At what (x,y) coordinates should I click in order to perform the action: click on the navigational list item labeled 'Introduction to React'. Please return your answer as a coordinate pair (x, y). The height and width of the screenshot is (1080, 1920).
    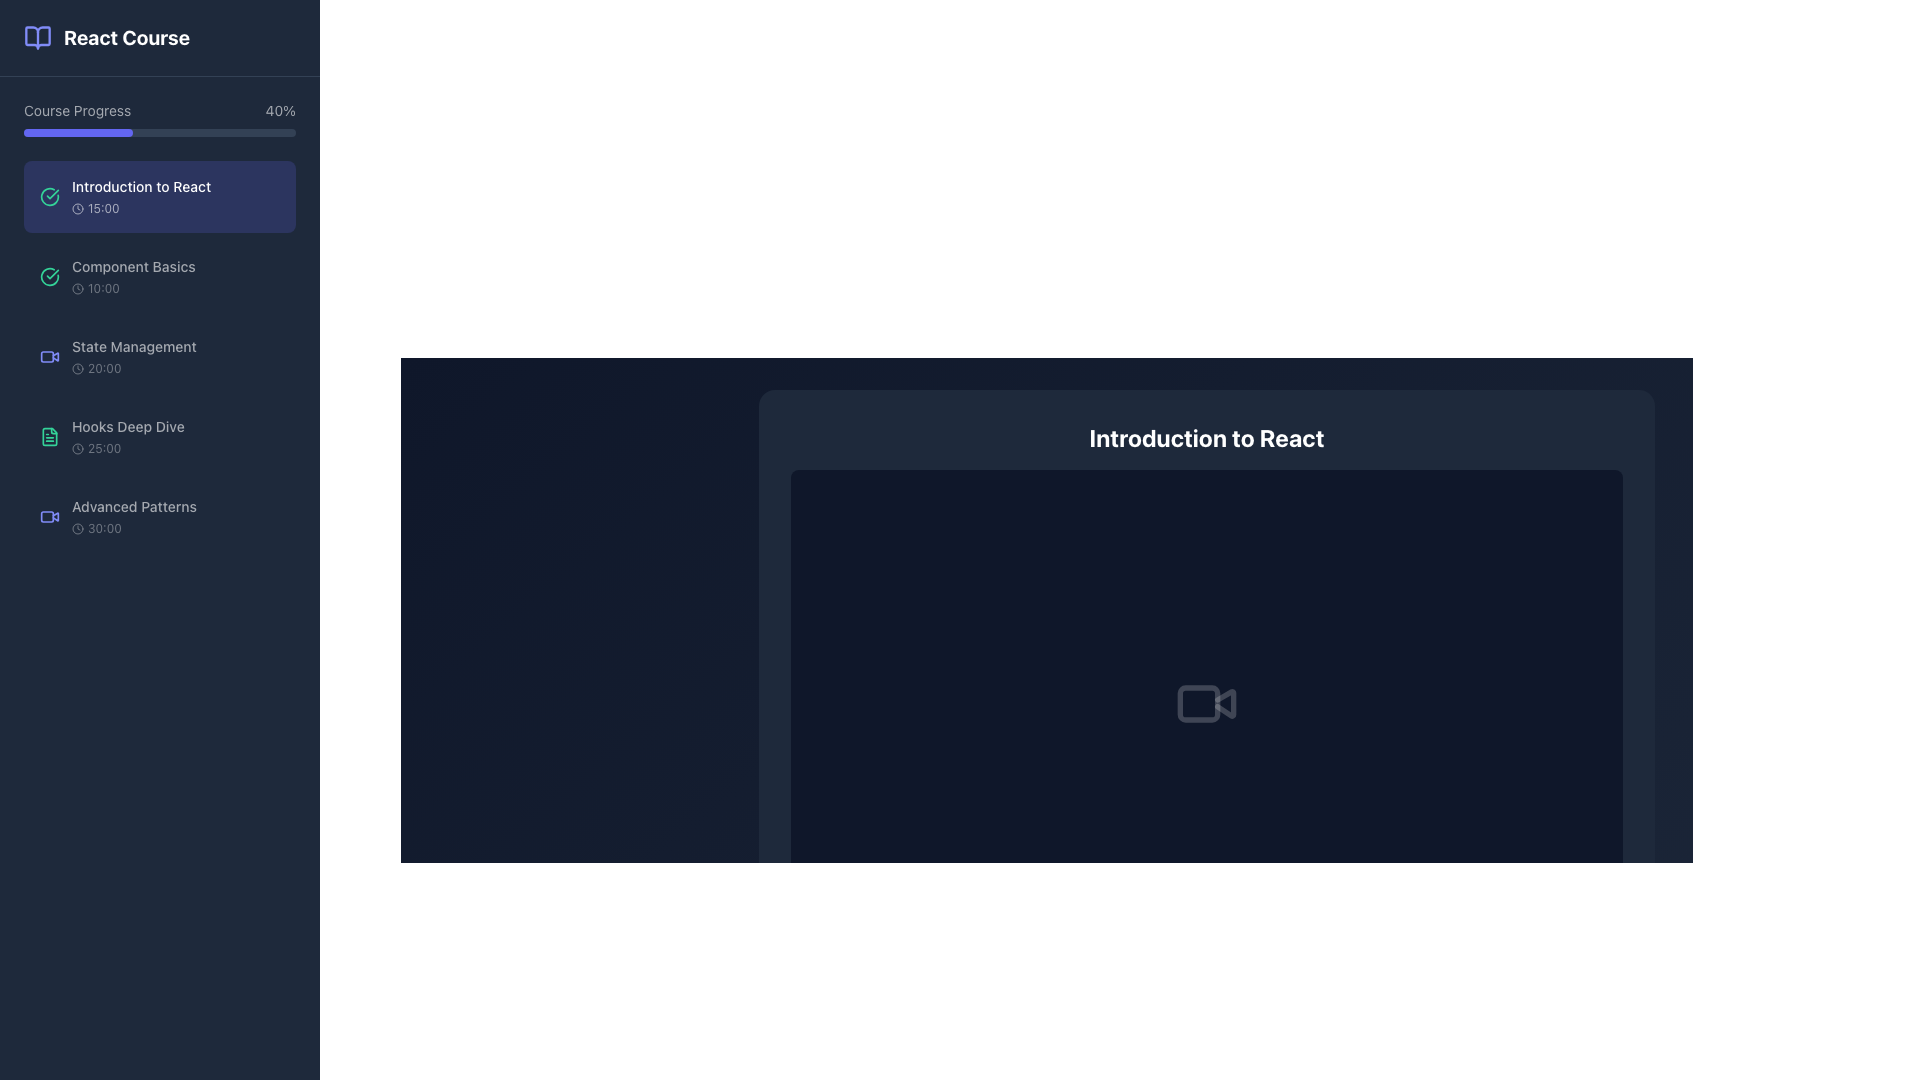
    Looking at the image, I should click on (176, 196).